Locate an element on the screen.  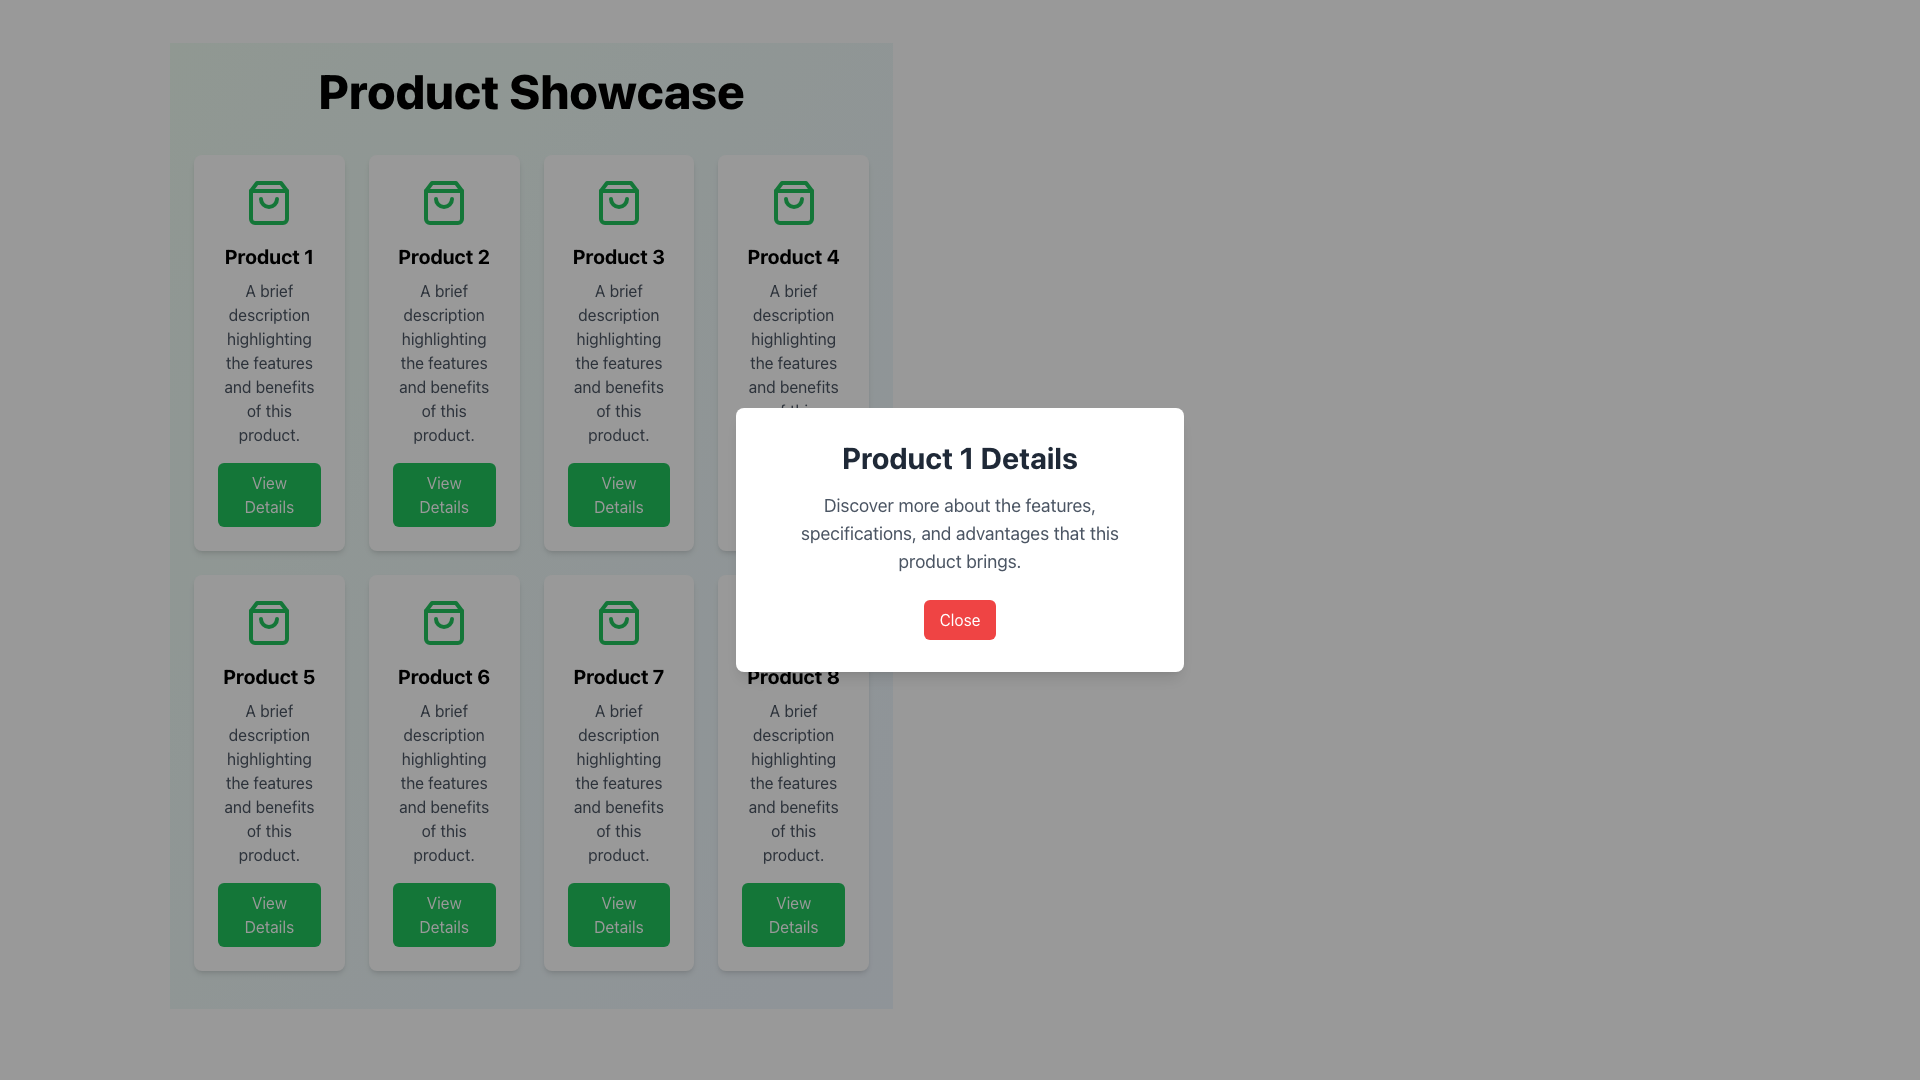
the shopping icon located at the top center of the 'Product 7' card, just above the product title 'Product 7', as a visual cue is located at coordinates (617, 622).